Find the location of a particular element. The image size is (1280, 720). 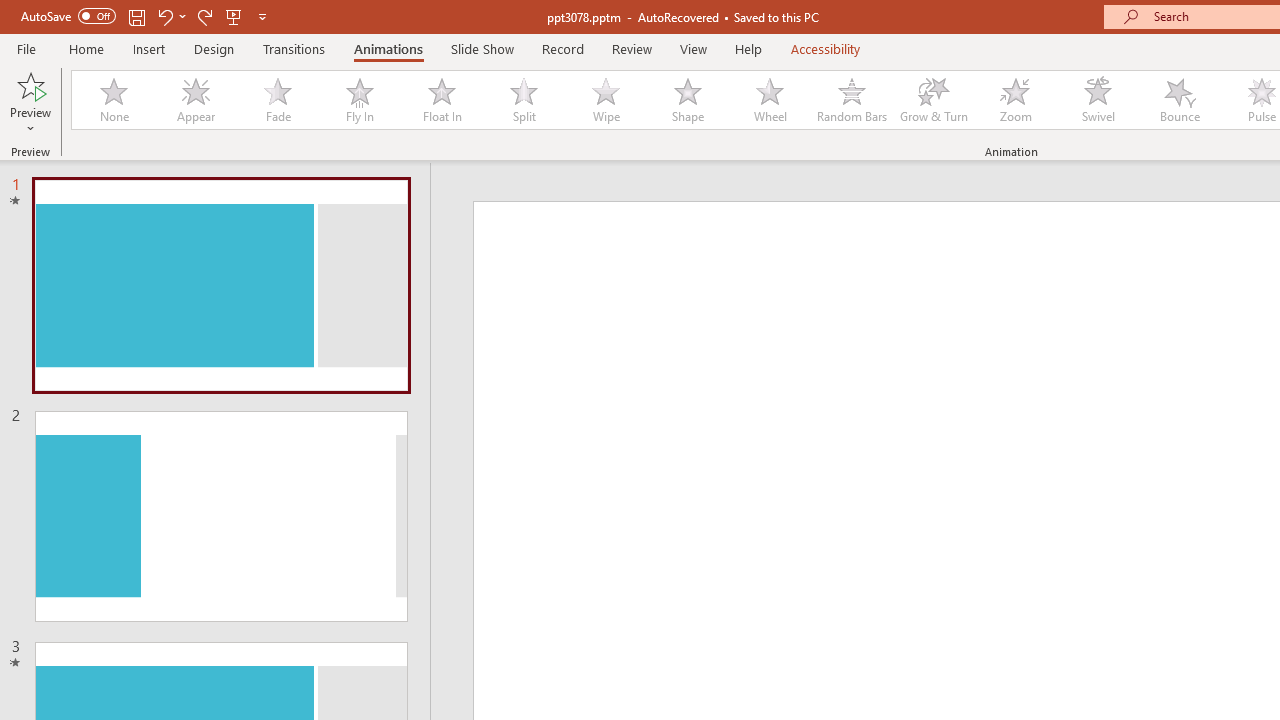

'Shape' is located at coordinates (688, 100).